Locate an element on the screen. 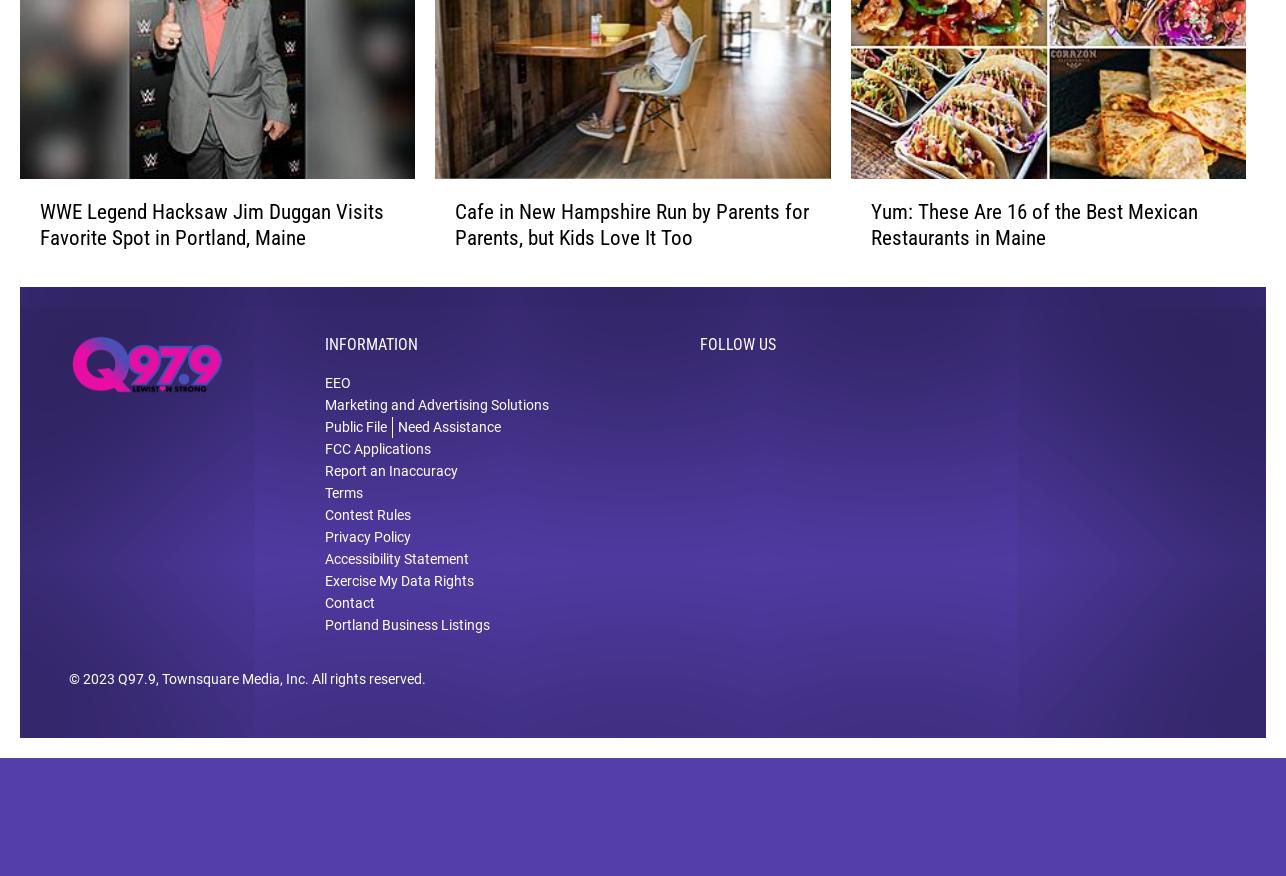 Image resolution: width=1286 pixels, height=876 pixels. ', Townsquare Media, Inc' is located at coordinates (230, 708).